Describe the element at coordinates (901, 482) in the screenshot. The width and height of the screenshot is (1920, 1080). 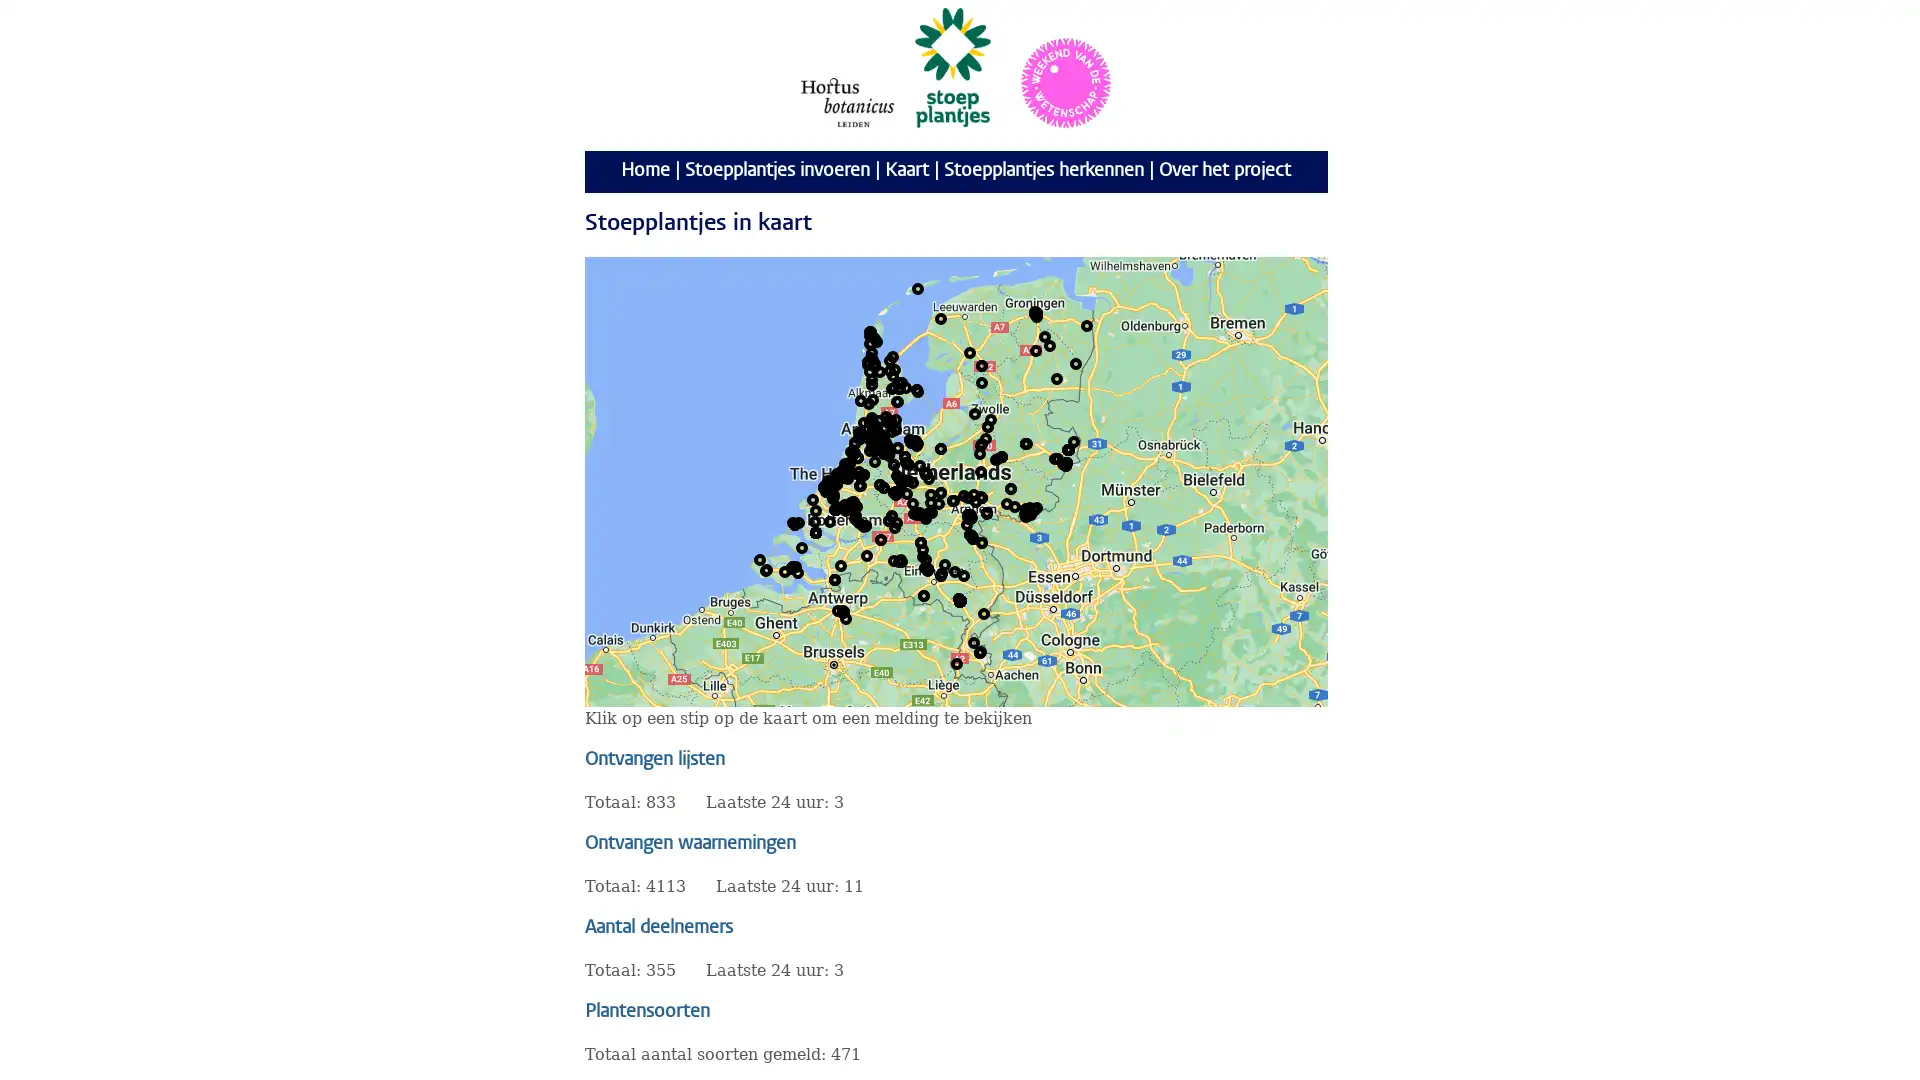
I see `Telling van Mieka op 24 oktober 2021` at that location.